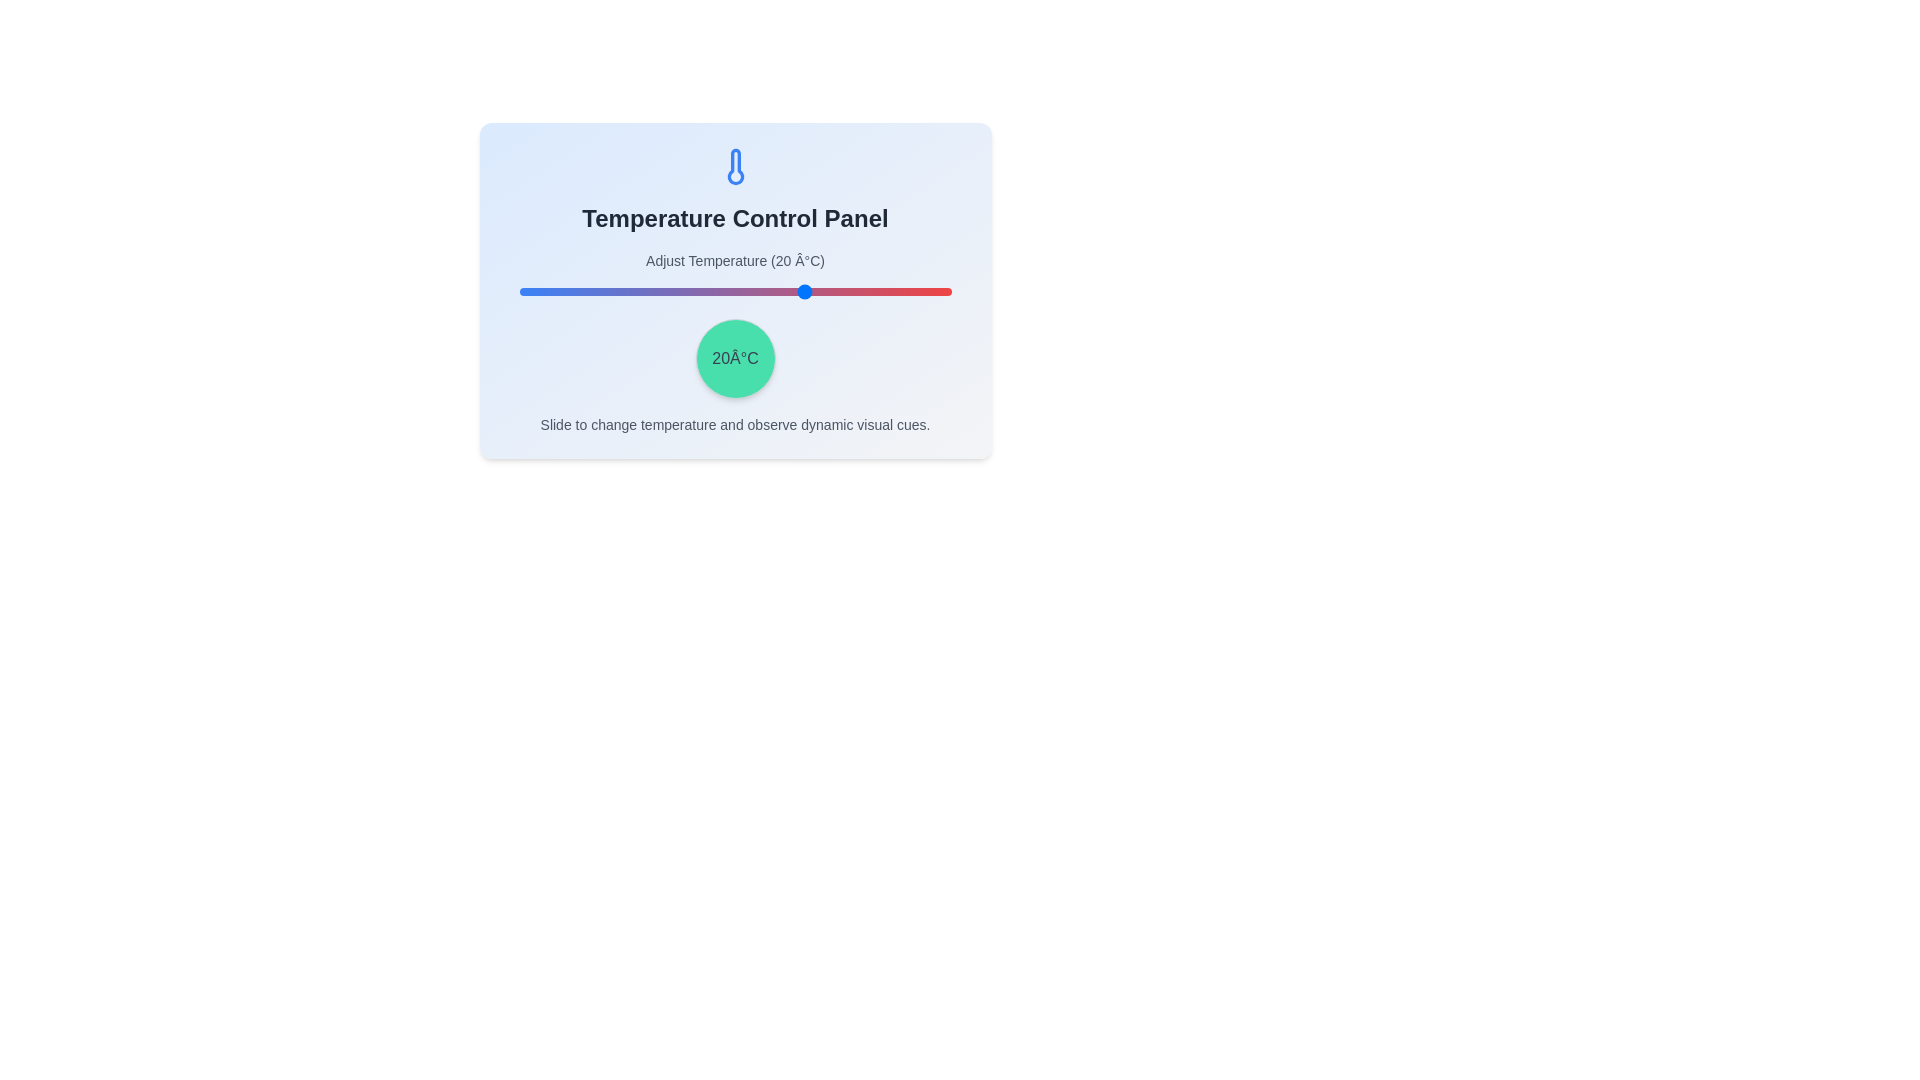 The image size is (1920, 1080). Describe the element at coordinates (841, 292) in the screenshot. I see `the temperature slider to 27°C` at that location.